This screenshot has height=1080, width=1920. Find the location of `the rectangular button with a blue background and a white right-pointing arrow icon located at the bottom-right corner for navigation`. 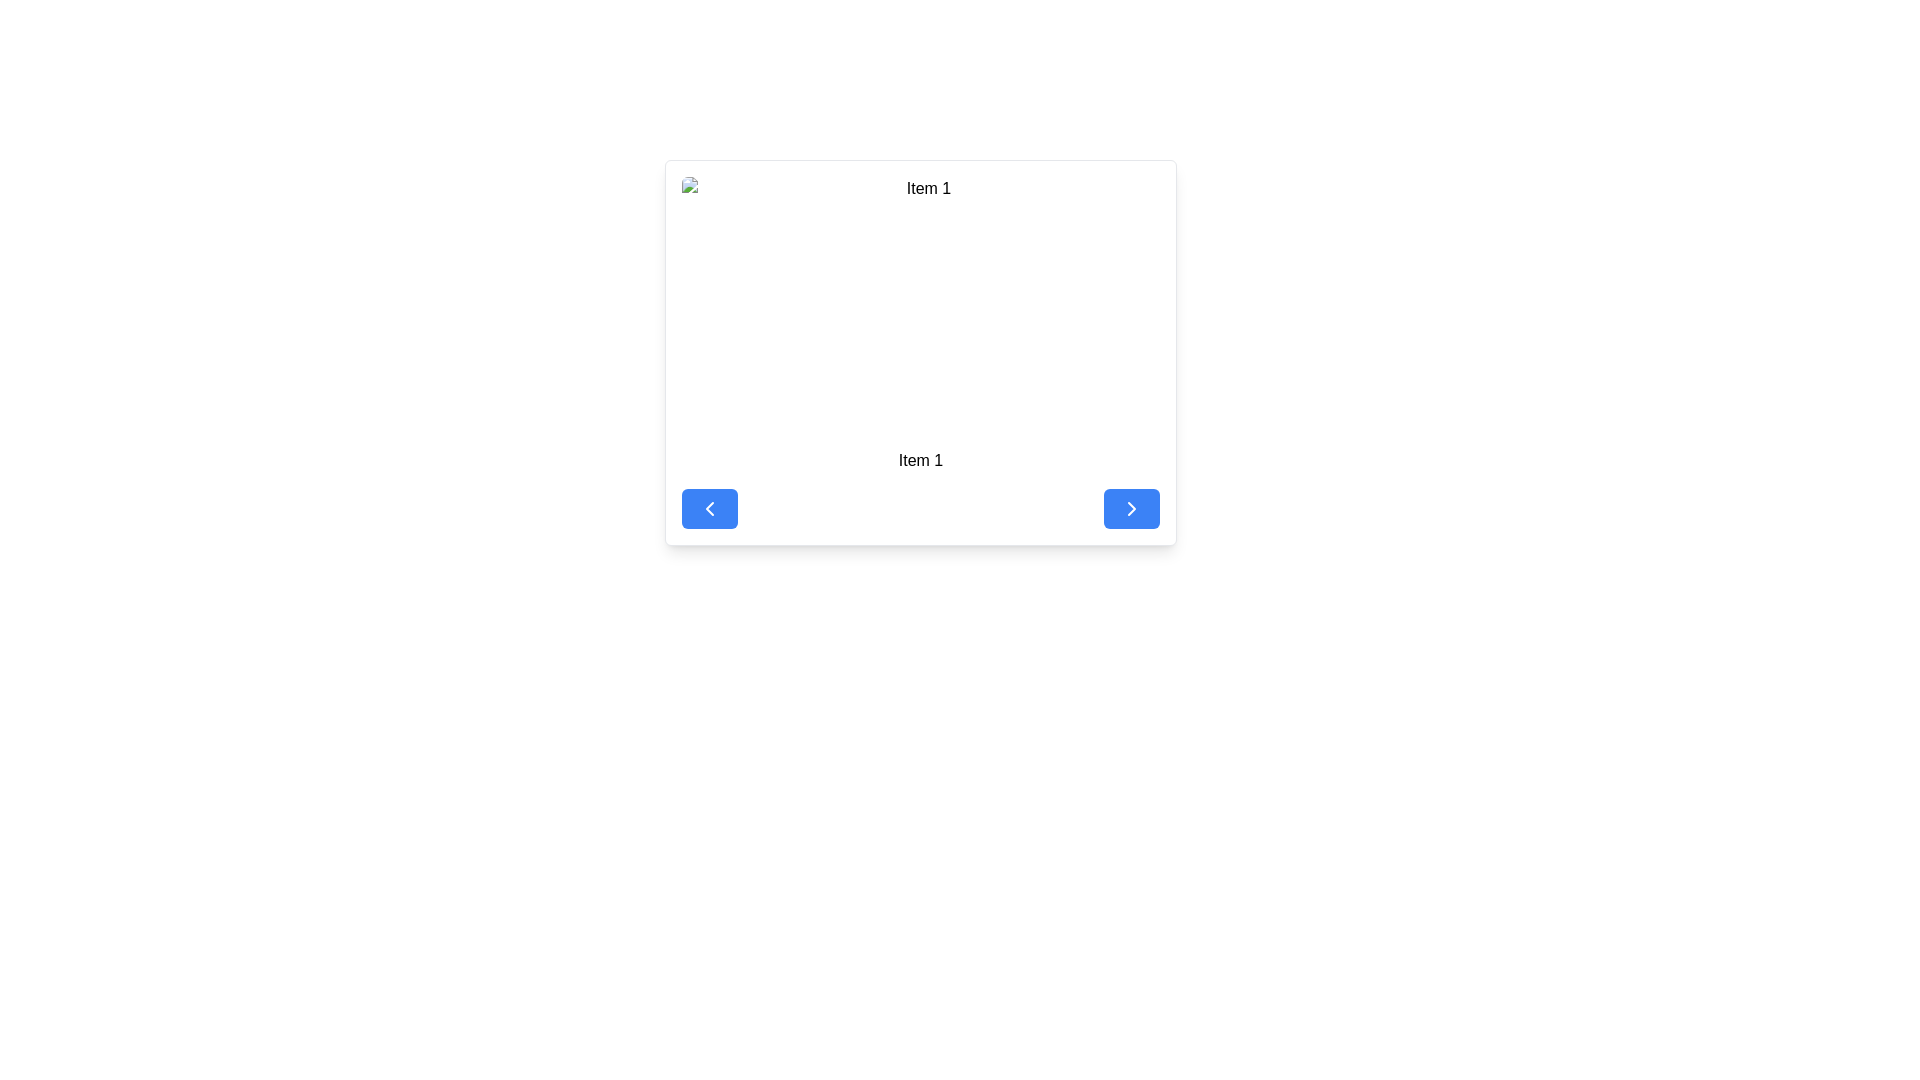

the rectangular button with a blue background and a white right-pointing arrow icon located at the bottom-right corner for navigation is located at coordinates (1132, 508).